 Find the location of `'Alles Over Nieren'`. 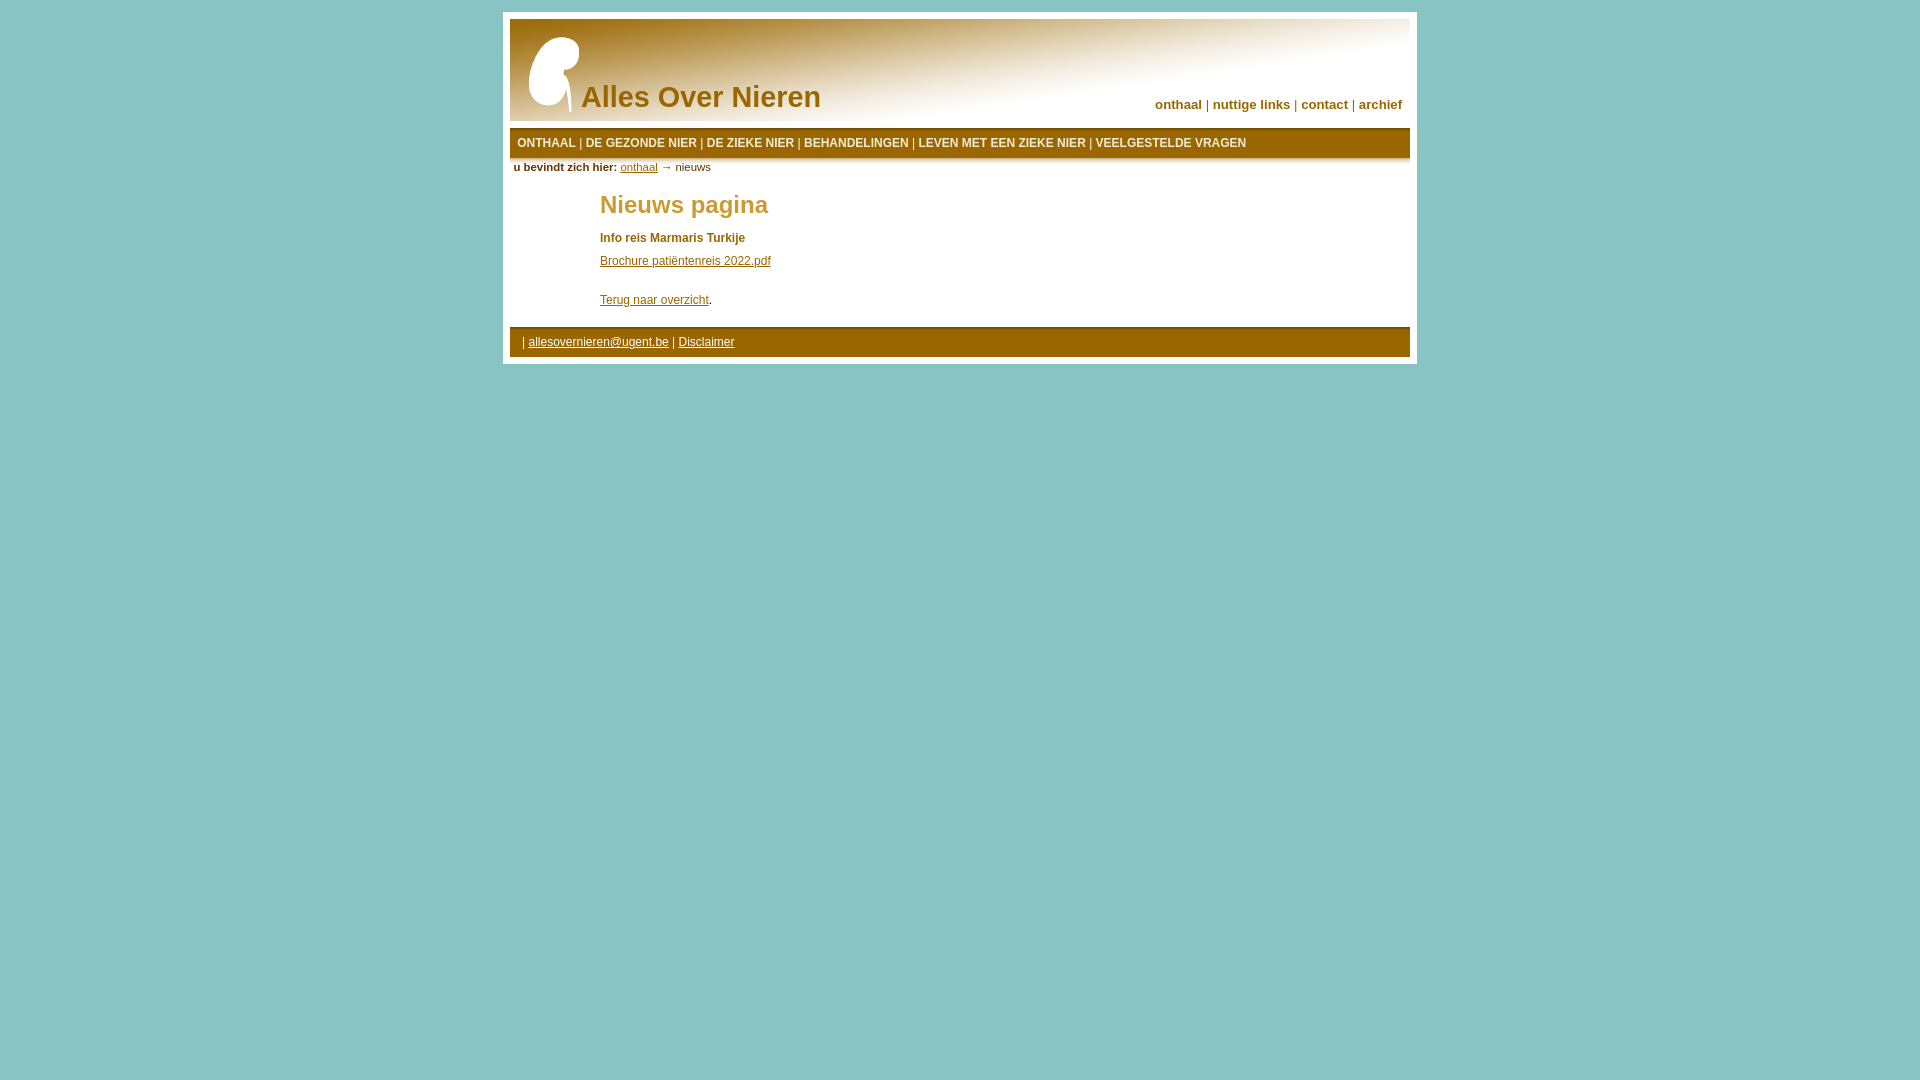

'Alles Over Nieren' is located at coordinates (693, 75).